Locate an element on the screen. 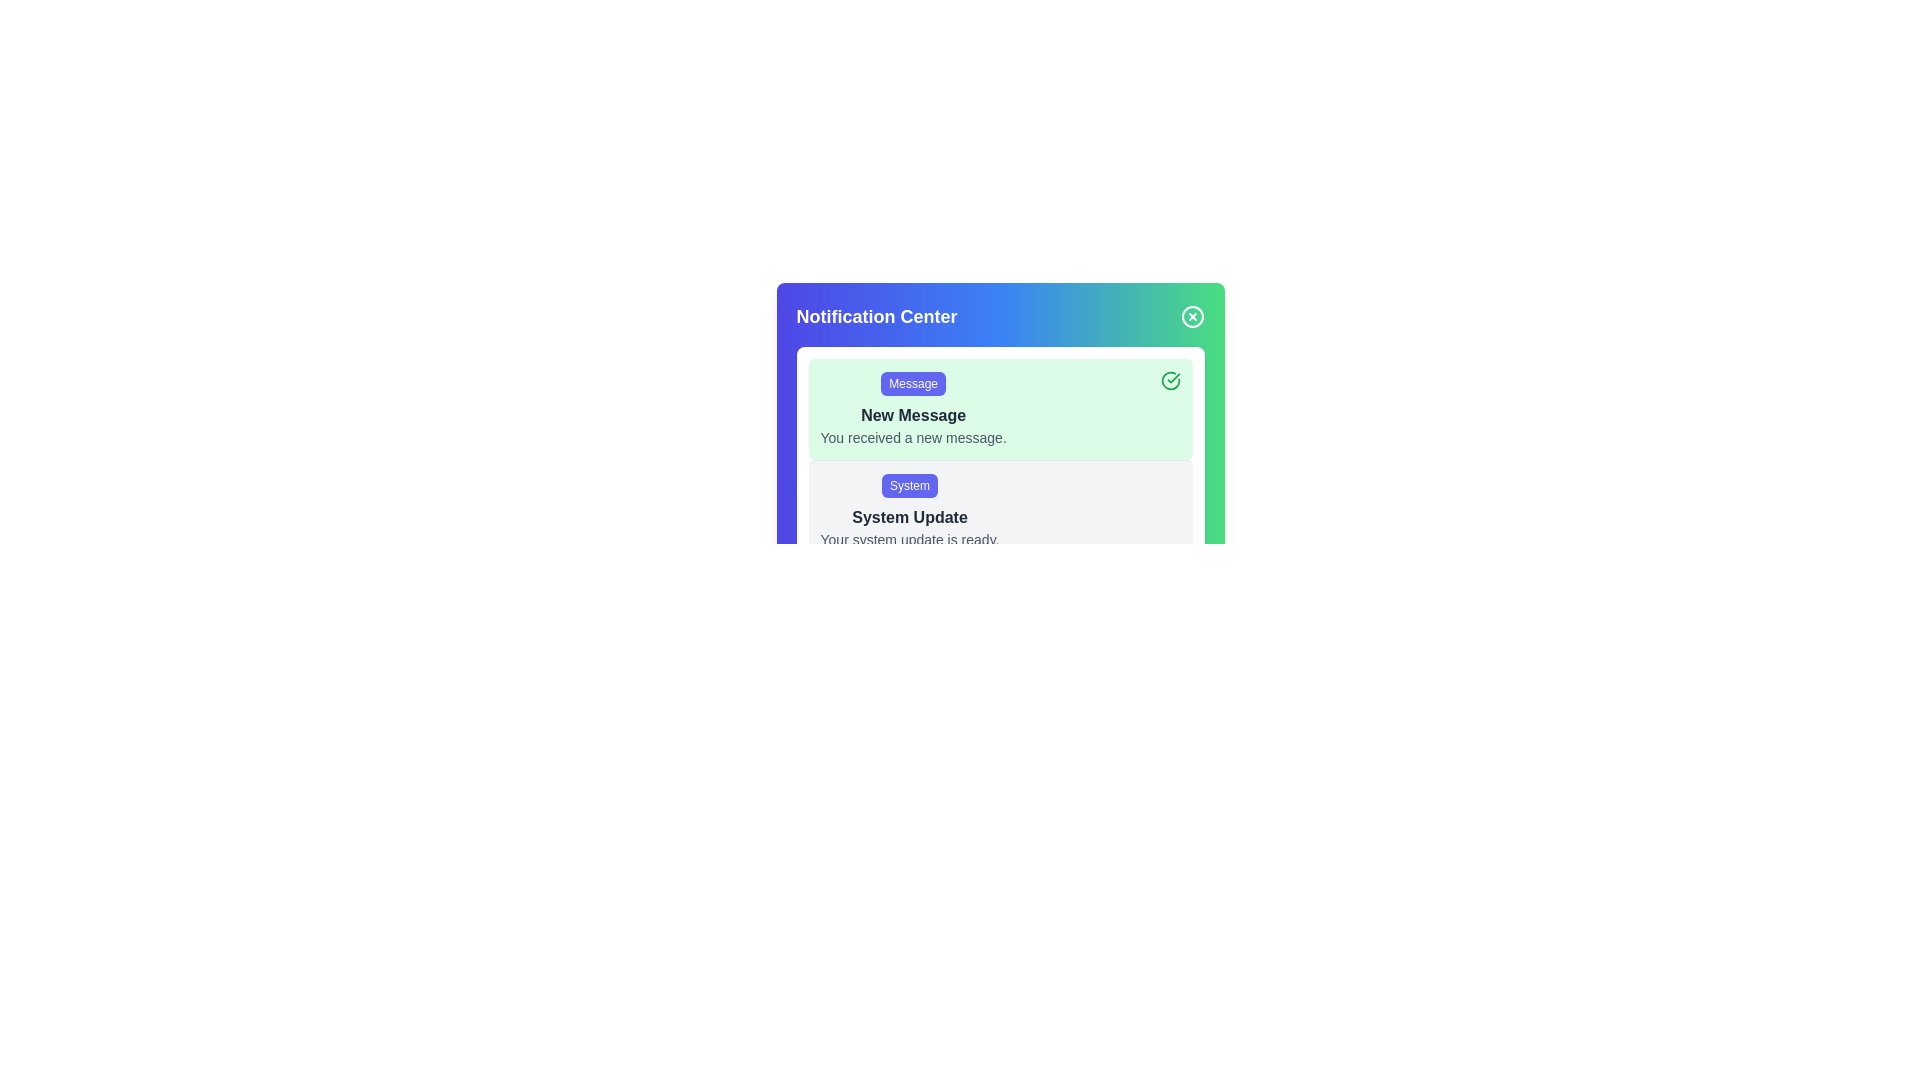 This screenshot has width=1920, height=1080. the green circular graphical element (SVG Circle) located in the notification panel near the top-right corner of the header section is located at coordinates (1192, 315).